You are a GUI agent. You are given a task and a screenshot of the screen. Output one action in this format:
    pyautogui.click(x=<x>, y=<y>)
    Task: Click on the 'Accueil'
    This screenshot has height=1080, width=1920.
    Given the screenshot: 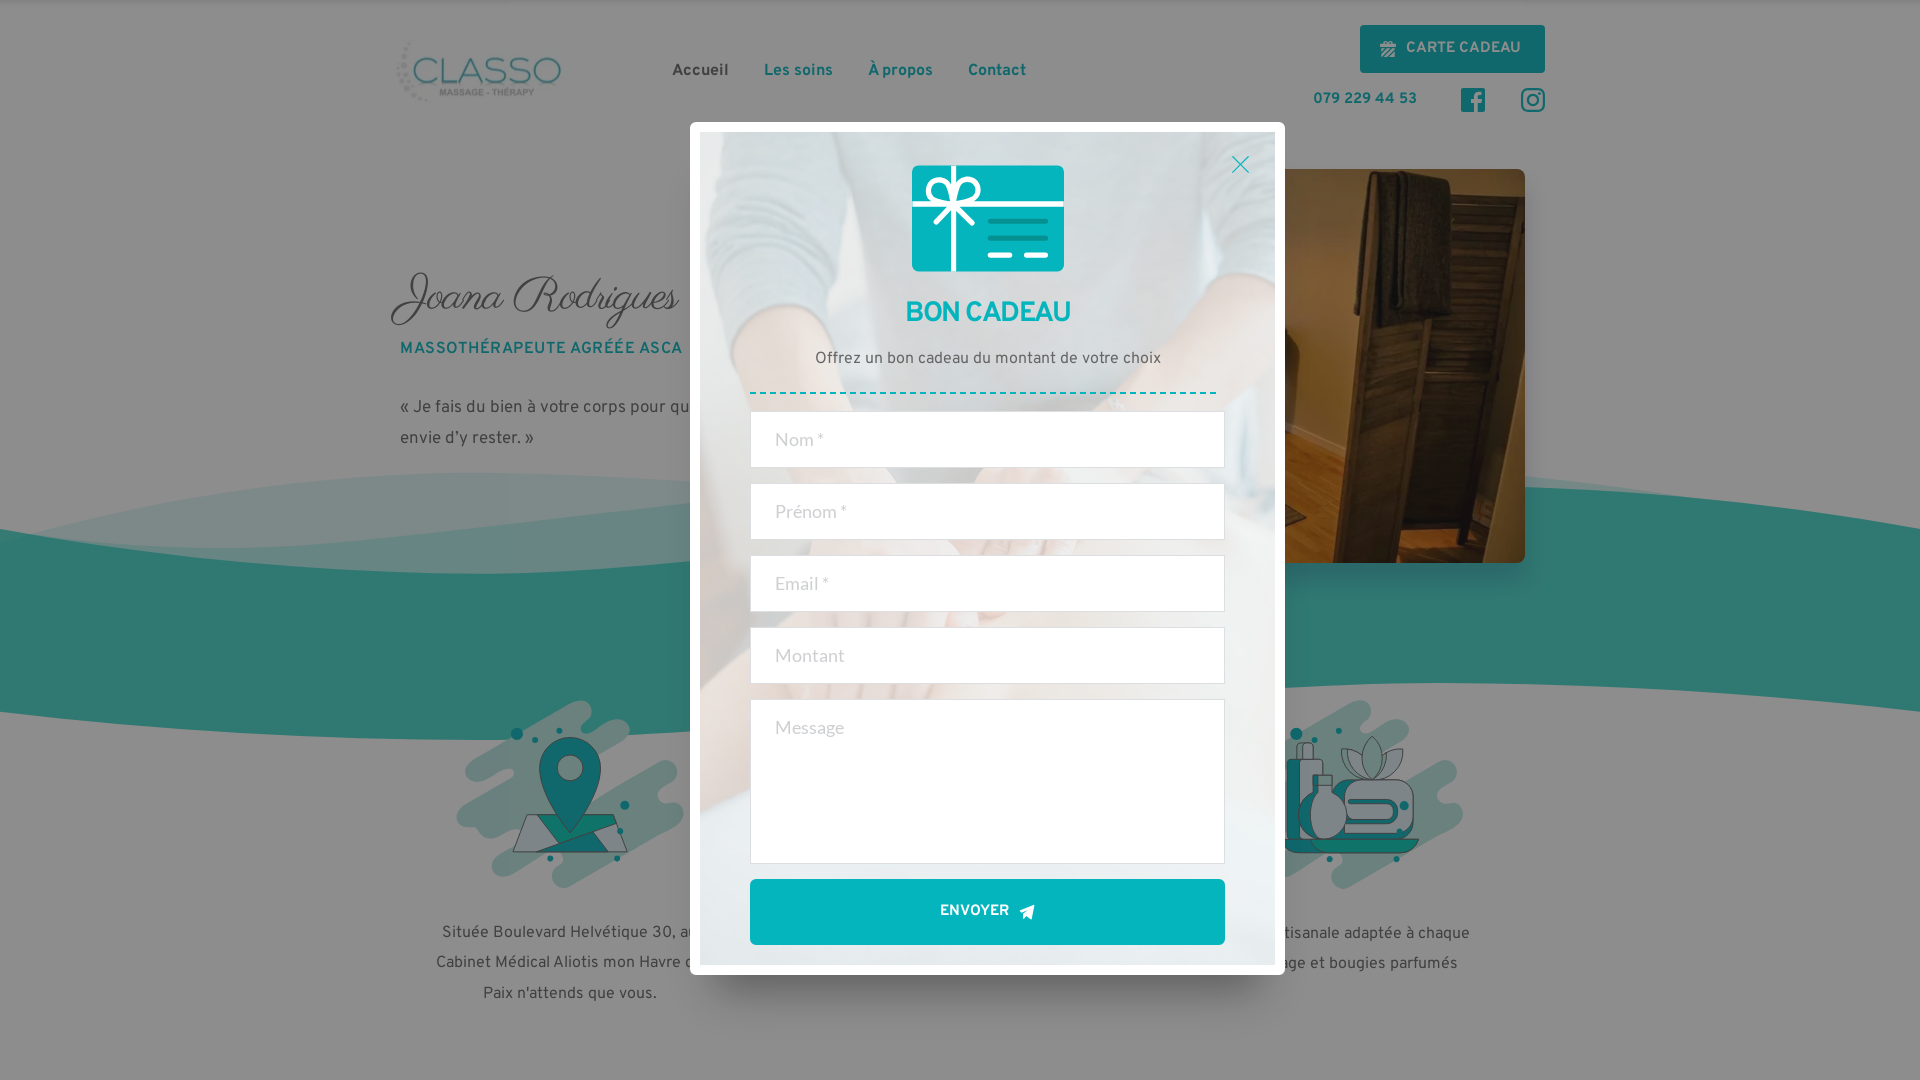 What is the action you would take?
    pyautogui.click(x=700, y=69)
    